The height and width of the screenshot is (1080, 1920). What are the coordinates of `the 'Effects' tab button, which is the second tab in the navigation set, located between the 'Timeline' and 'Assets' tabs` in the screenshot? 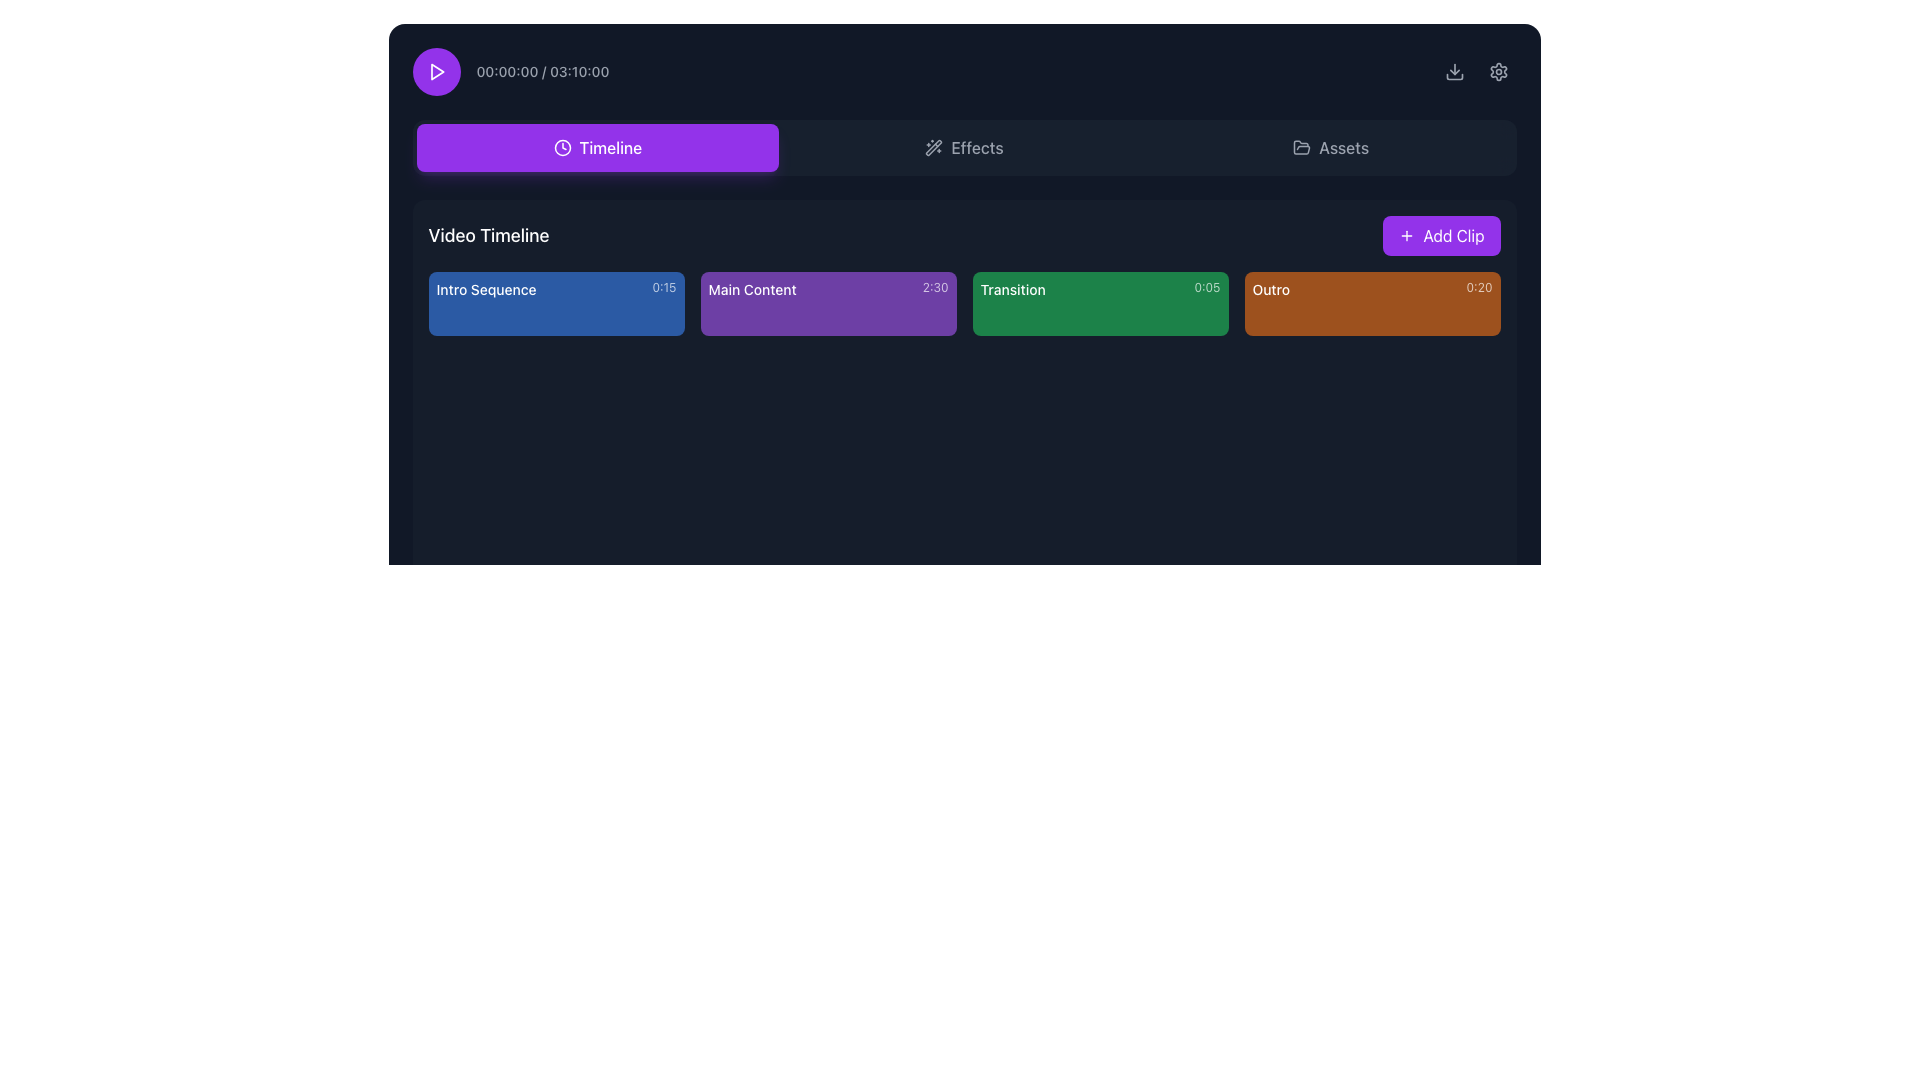 It's located at (964, 146).